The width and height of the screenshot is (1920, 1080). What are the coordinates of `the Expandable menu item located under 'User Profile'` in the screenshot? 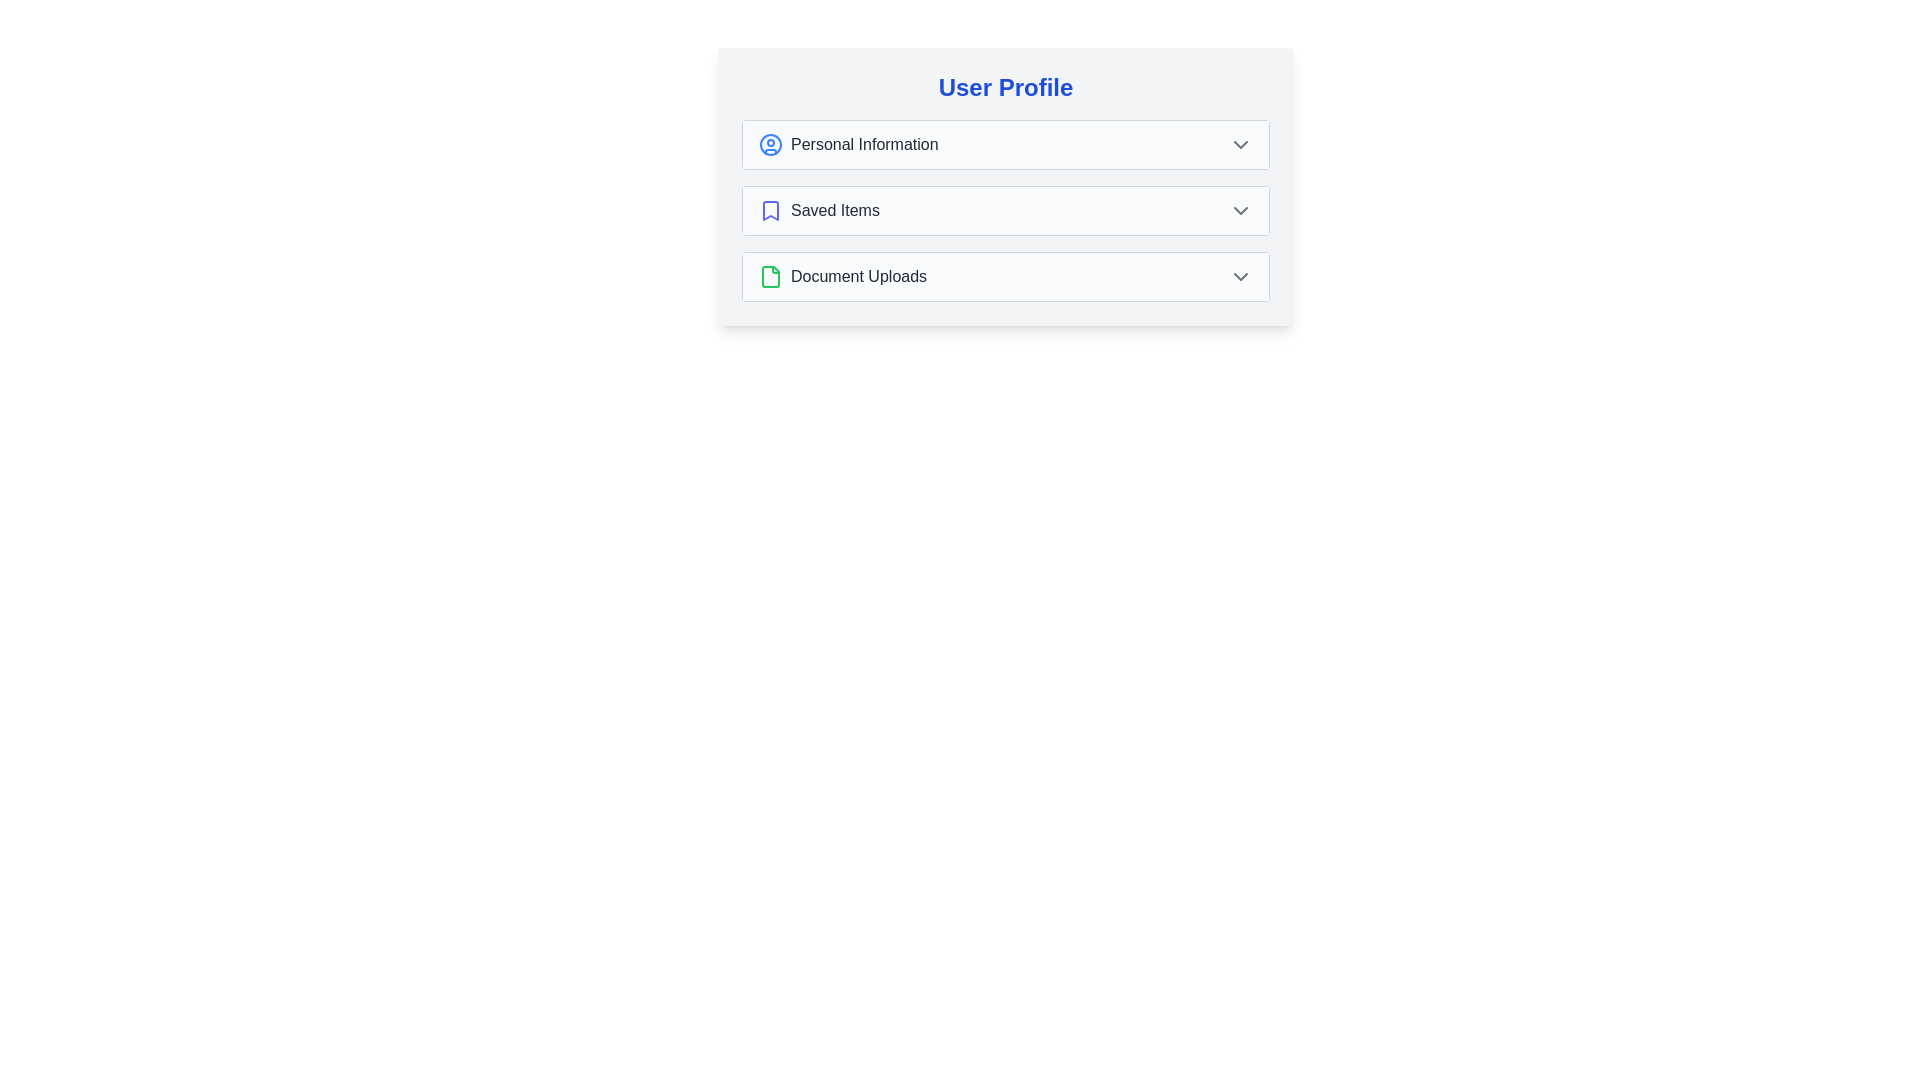 It's located at (1006, 211).